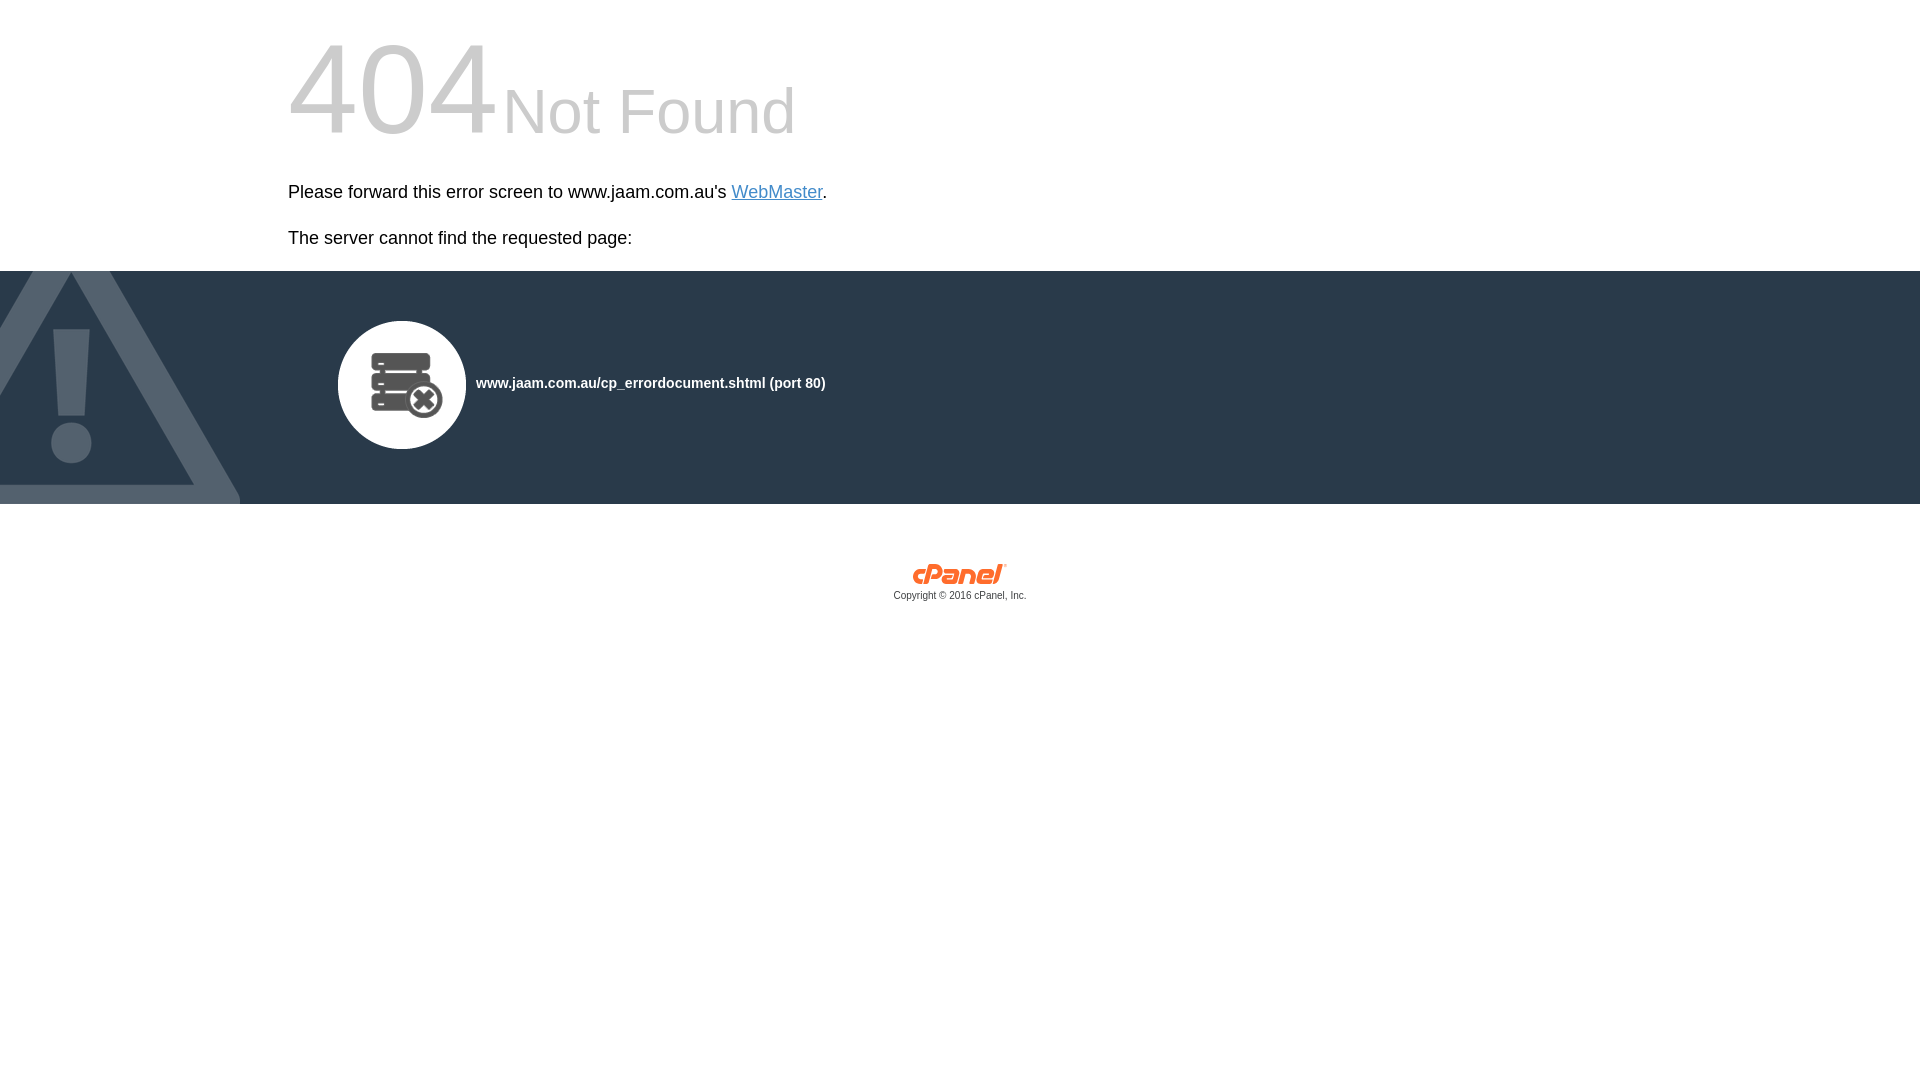  What do you see at coordinates (776, 192) in the screenshot?
I see `'WebMaster'` at bounding box center [776, 192].